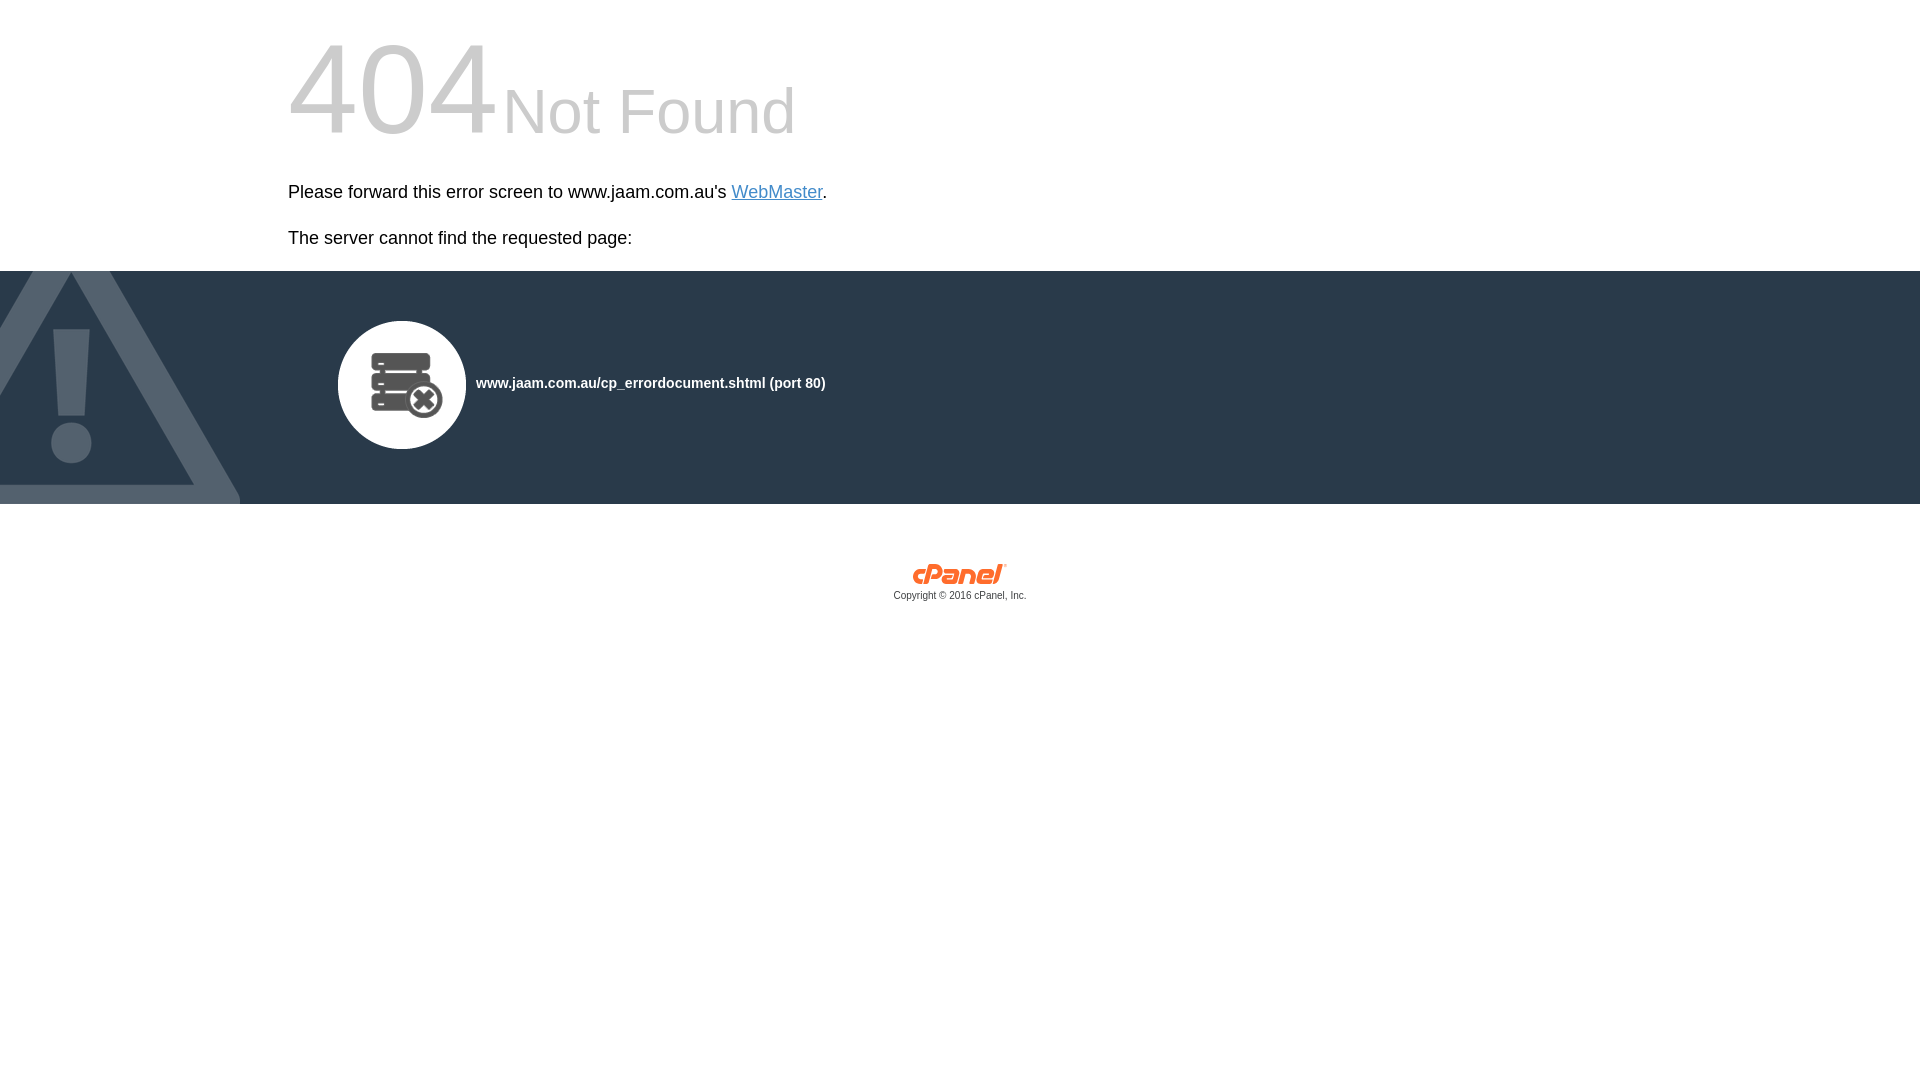  What do you see at coordinates (776, 192) in the screenshot?
I see `'WebMaster'` at bounding box center [776, 192].